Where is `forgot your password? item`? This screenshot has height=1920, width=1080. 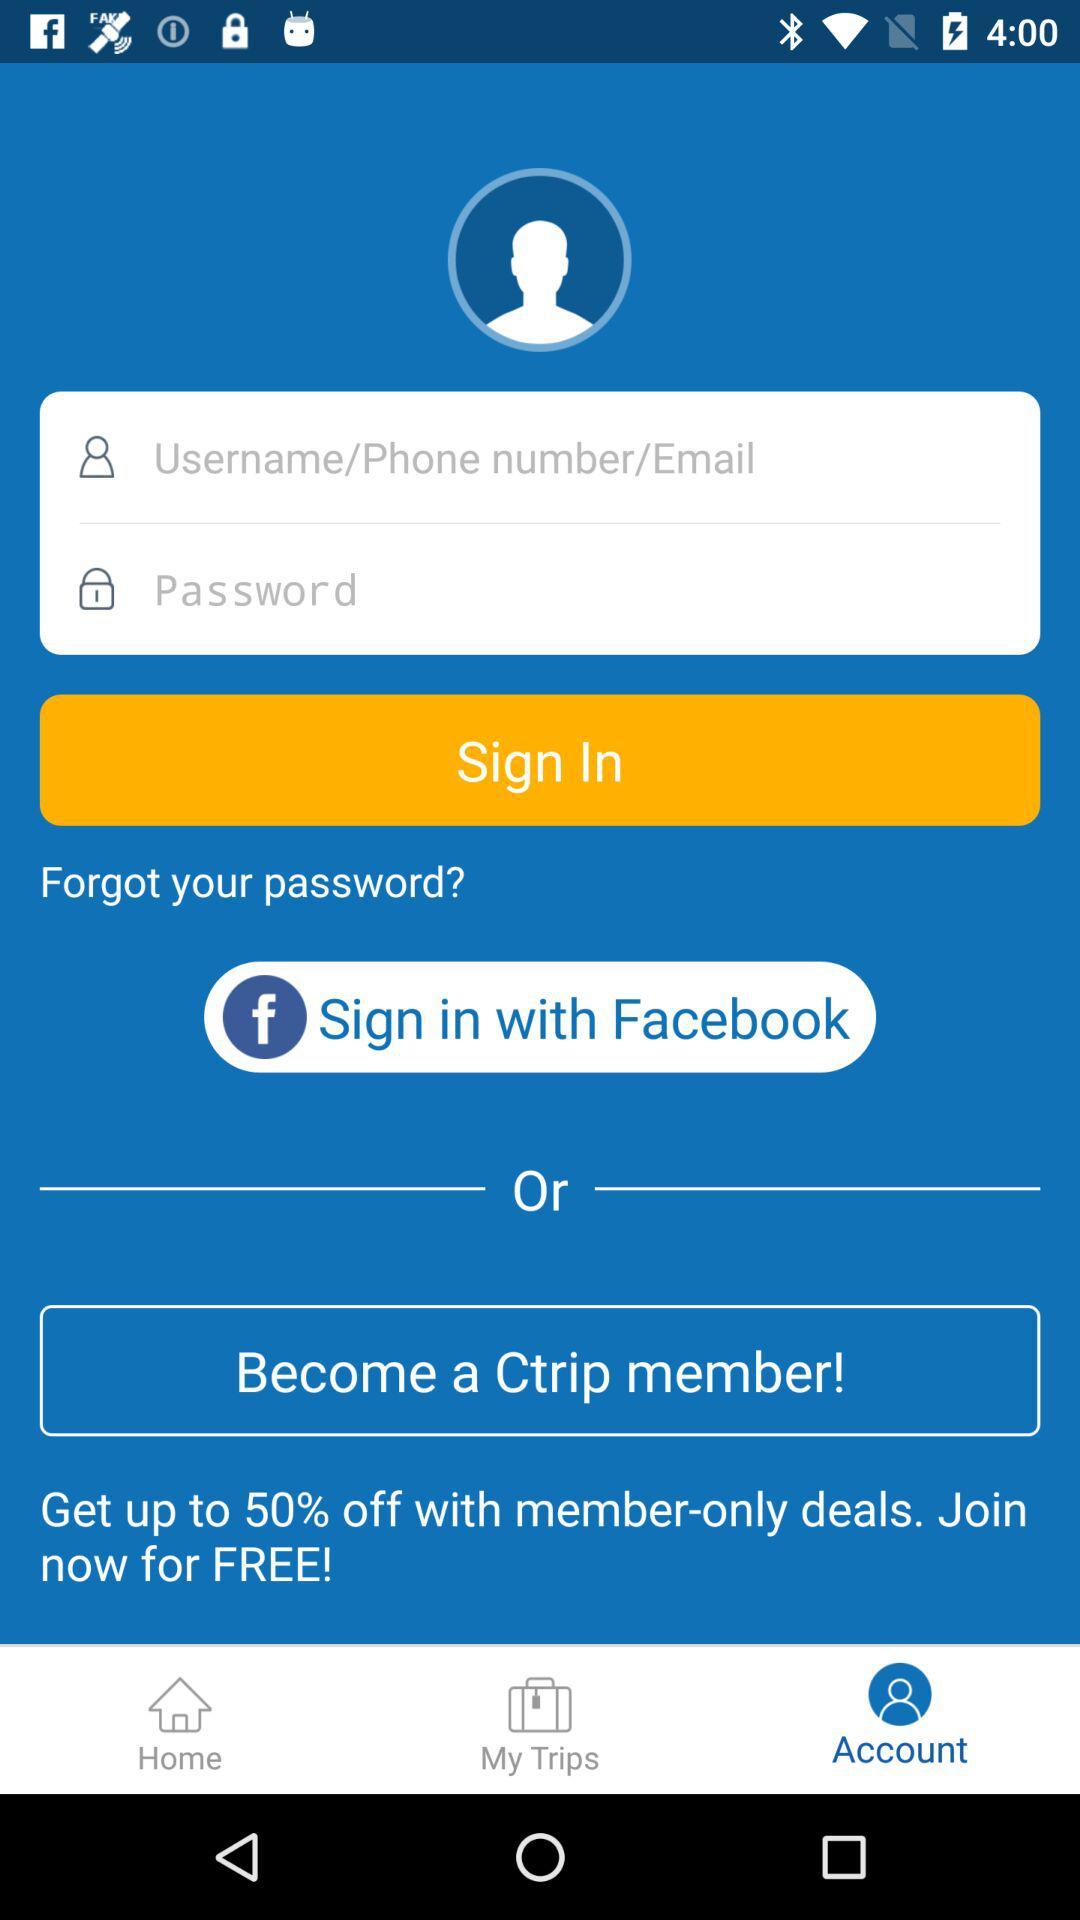
forgot your password? item is located at coordinates (251, 880).